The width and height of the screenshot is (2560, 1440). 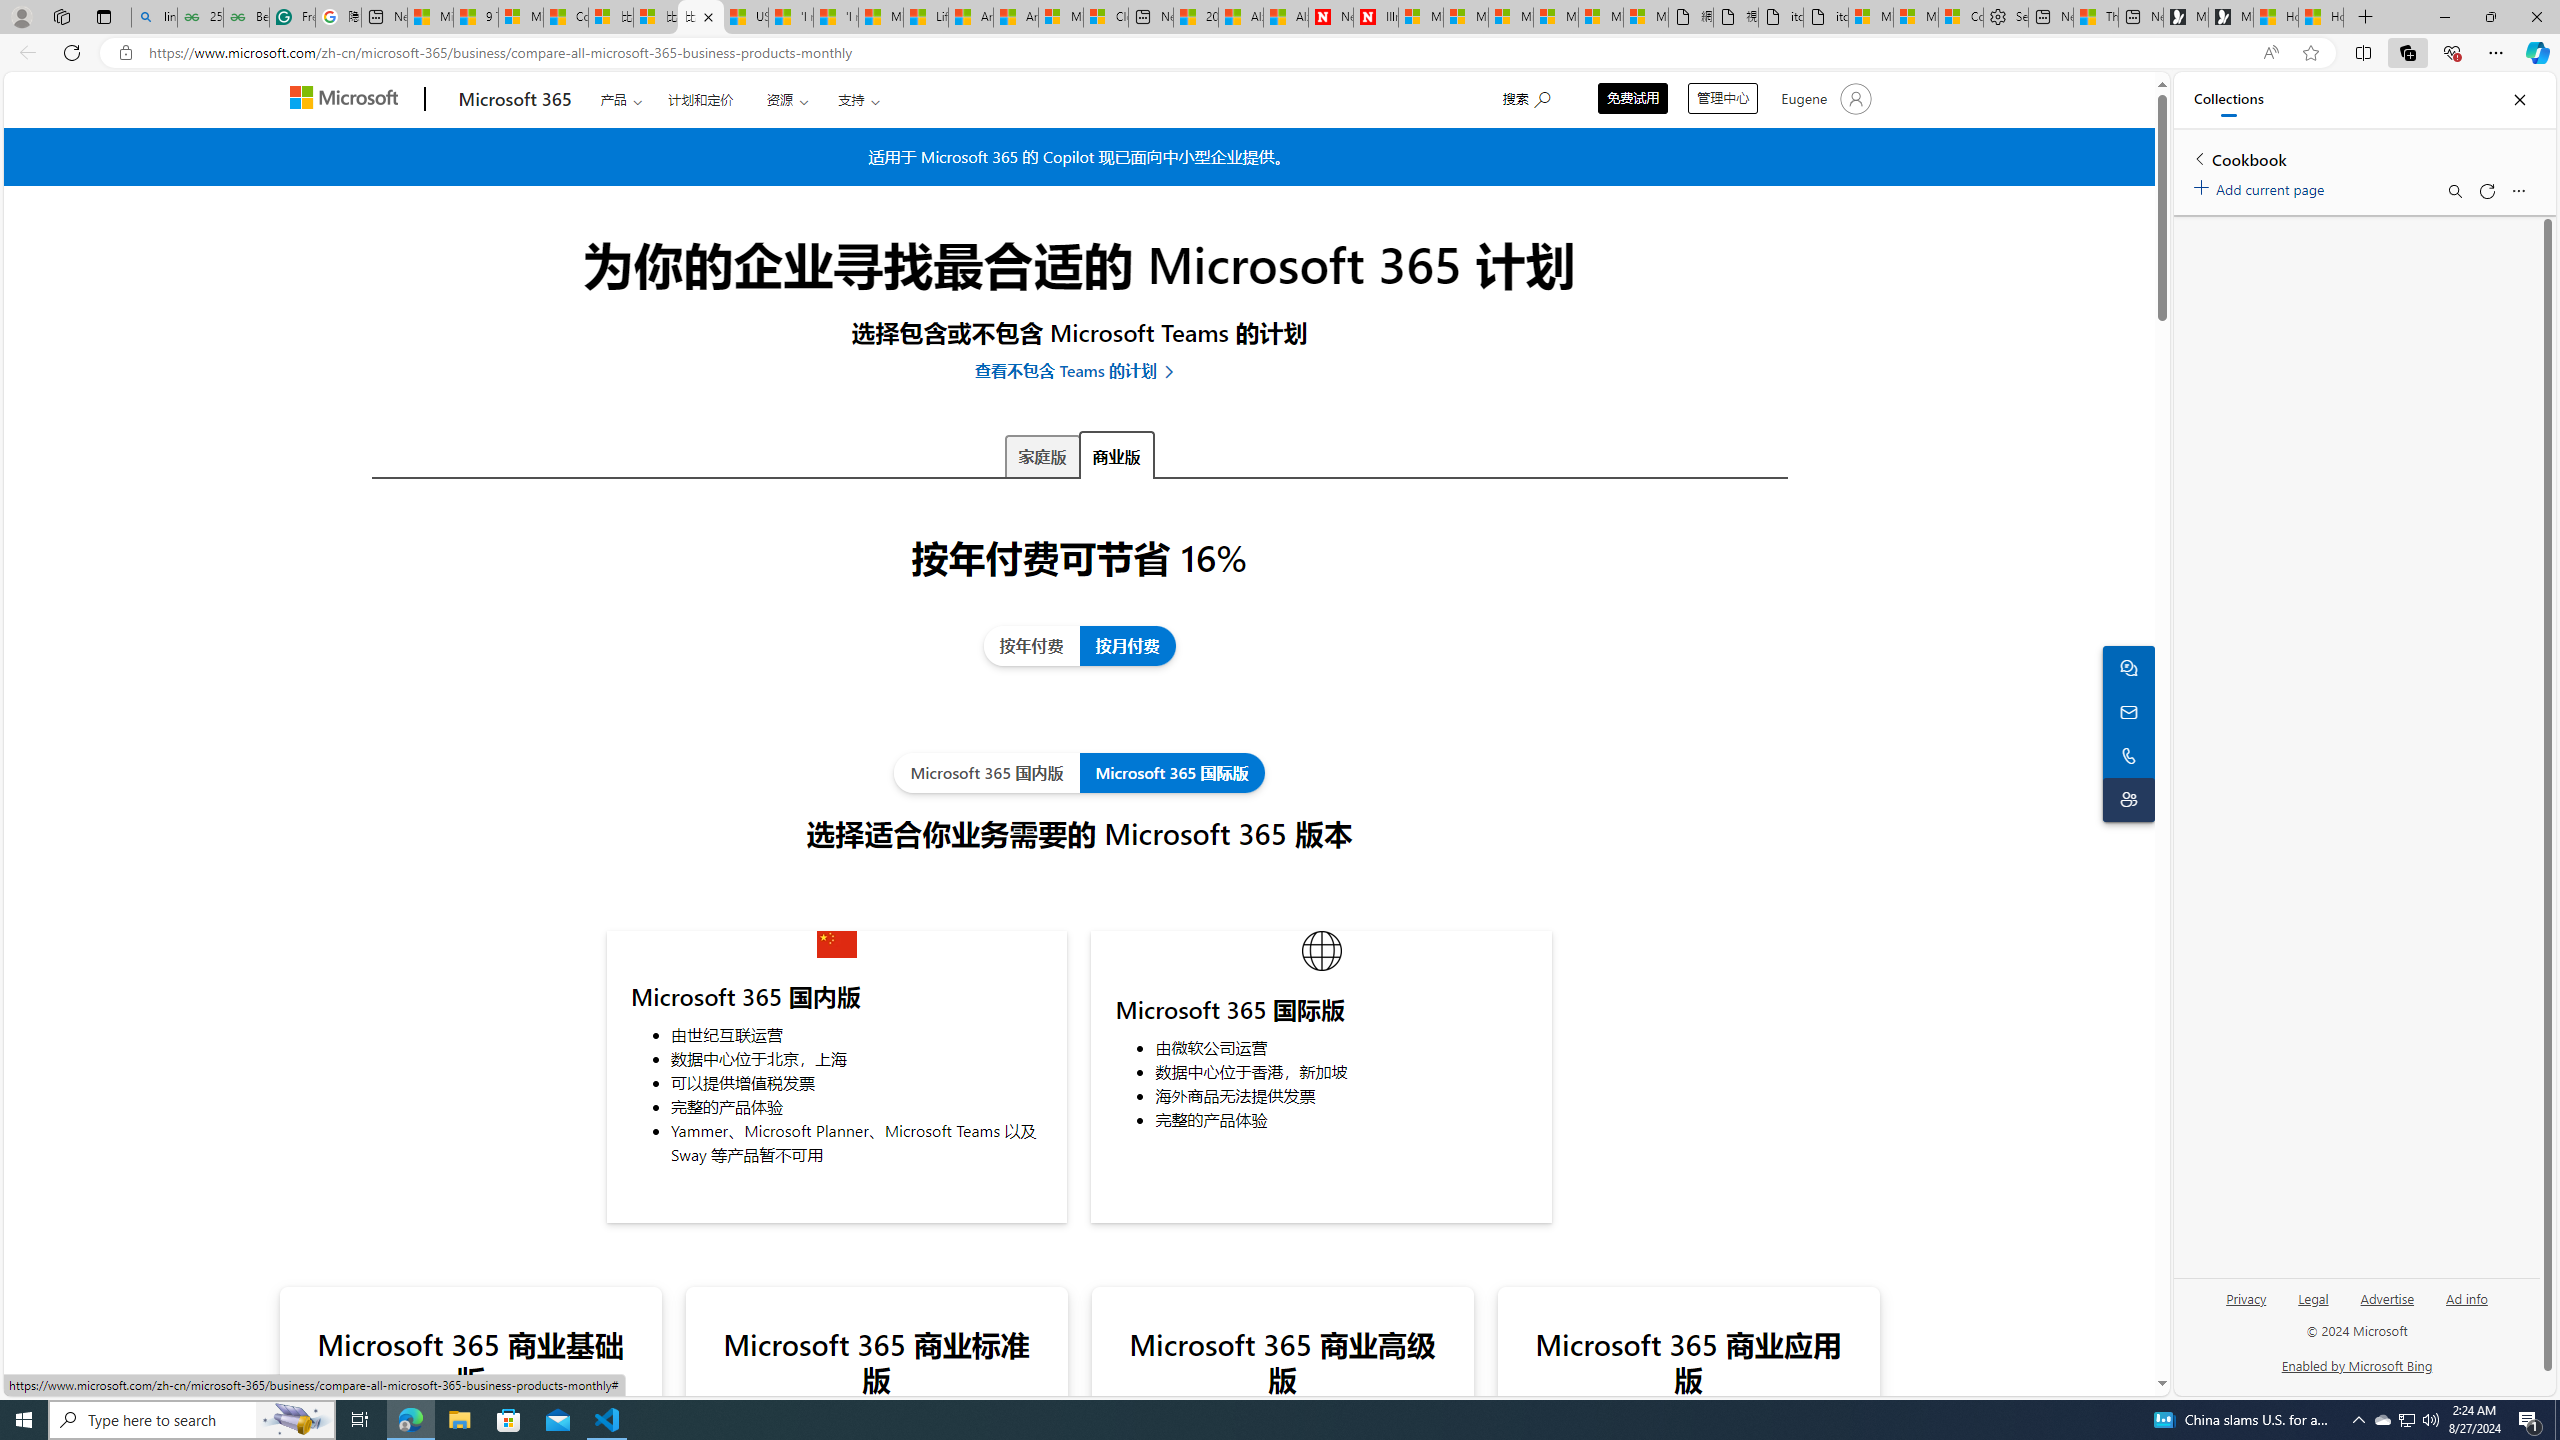 What do you see at coordinates (1825, 16) in the screenshot?
I see `'itconcepthk.com/projector_solutions.mp4'` at bounding box center [1825, 16].